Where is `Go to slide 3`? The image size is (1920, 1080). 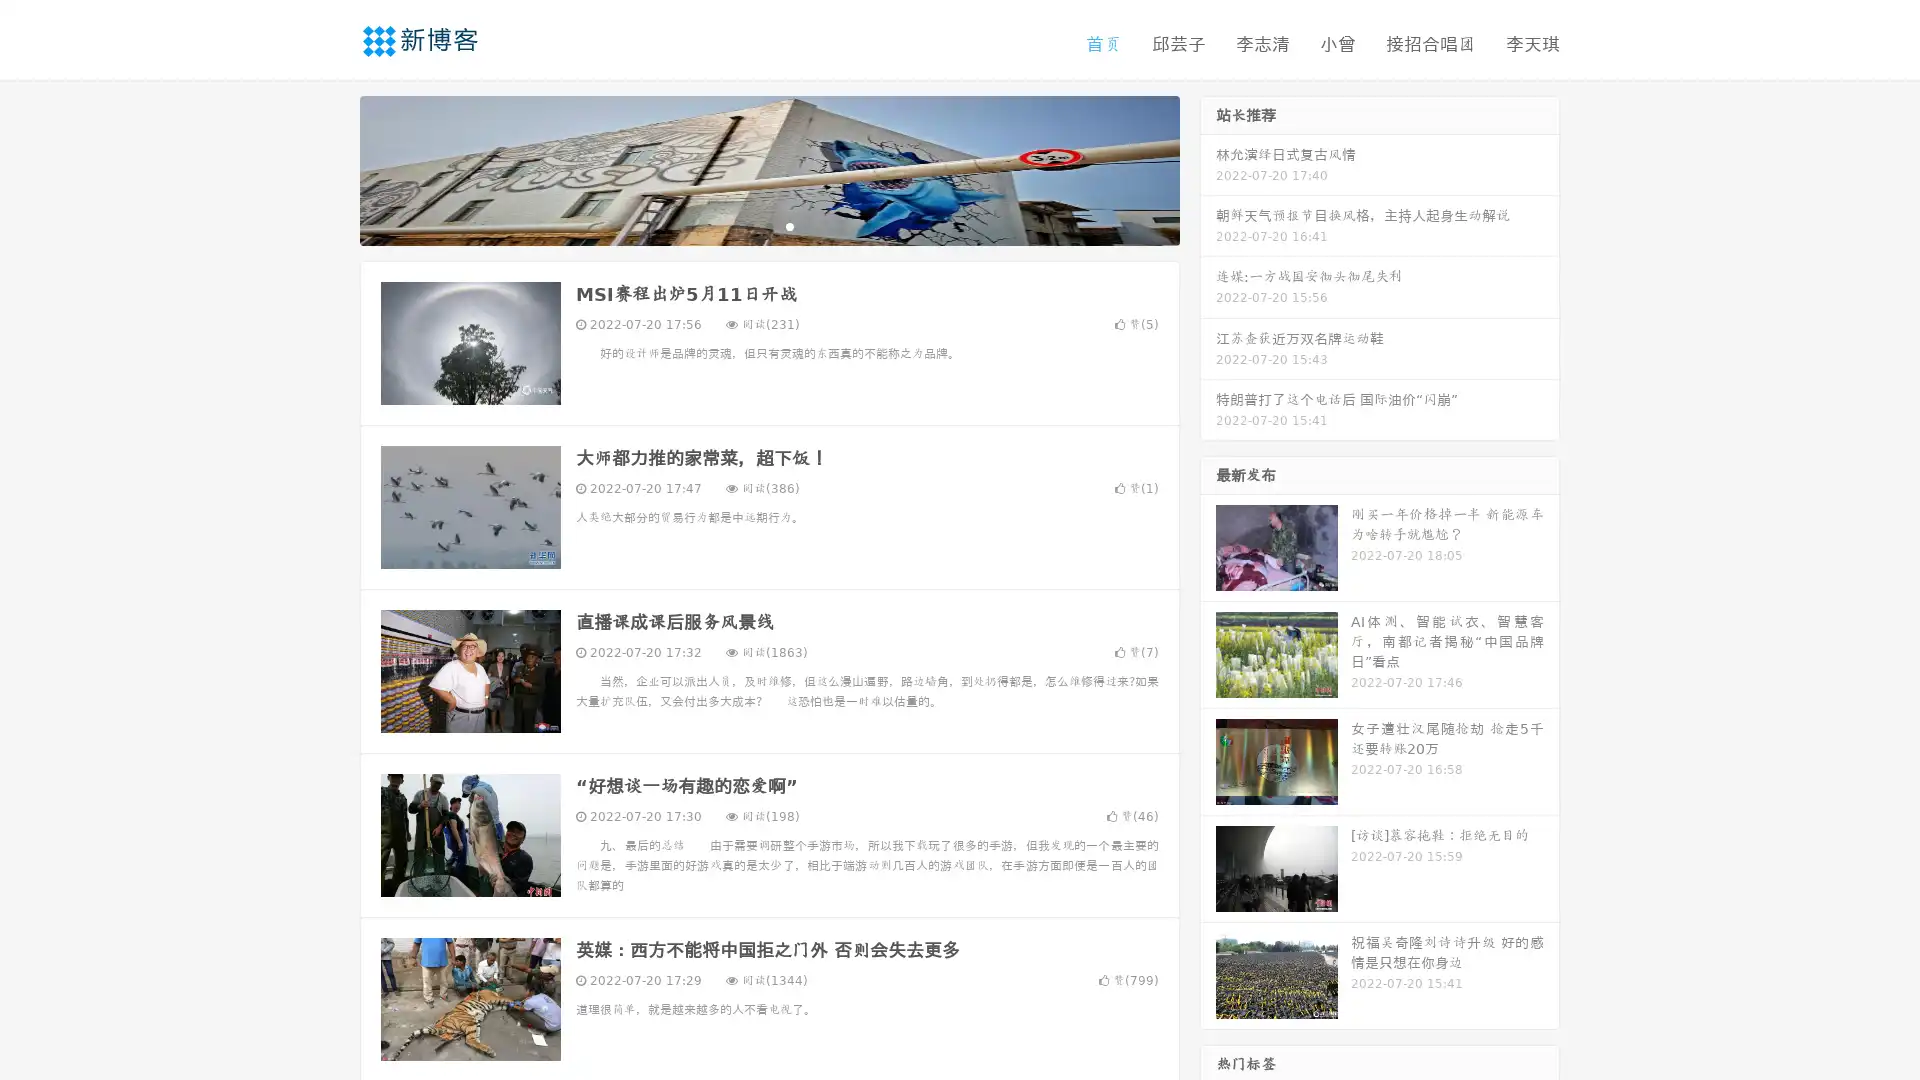
Go to slide 3 is located at coordinates (789, 225).